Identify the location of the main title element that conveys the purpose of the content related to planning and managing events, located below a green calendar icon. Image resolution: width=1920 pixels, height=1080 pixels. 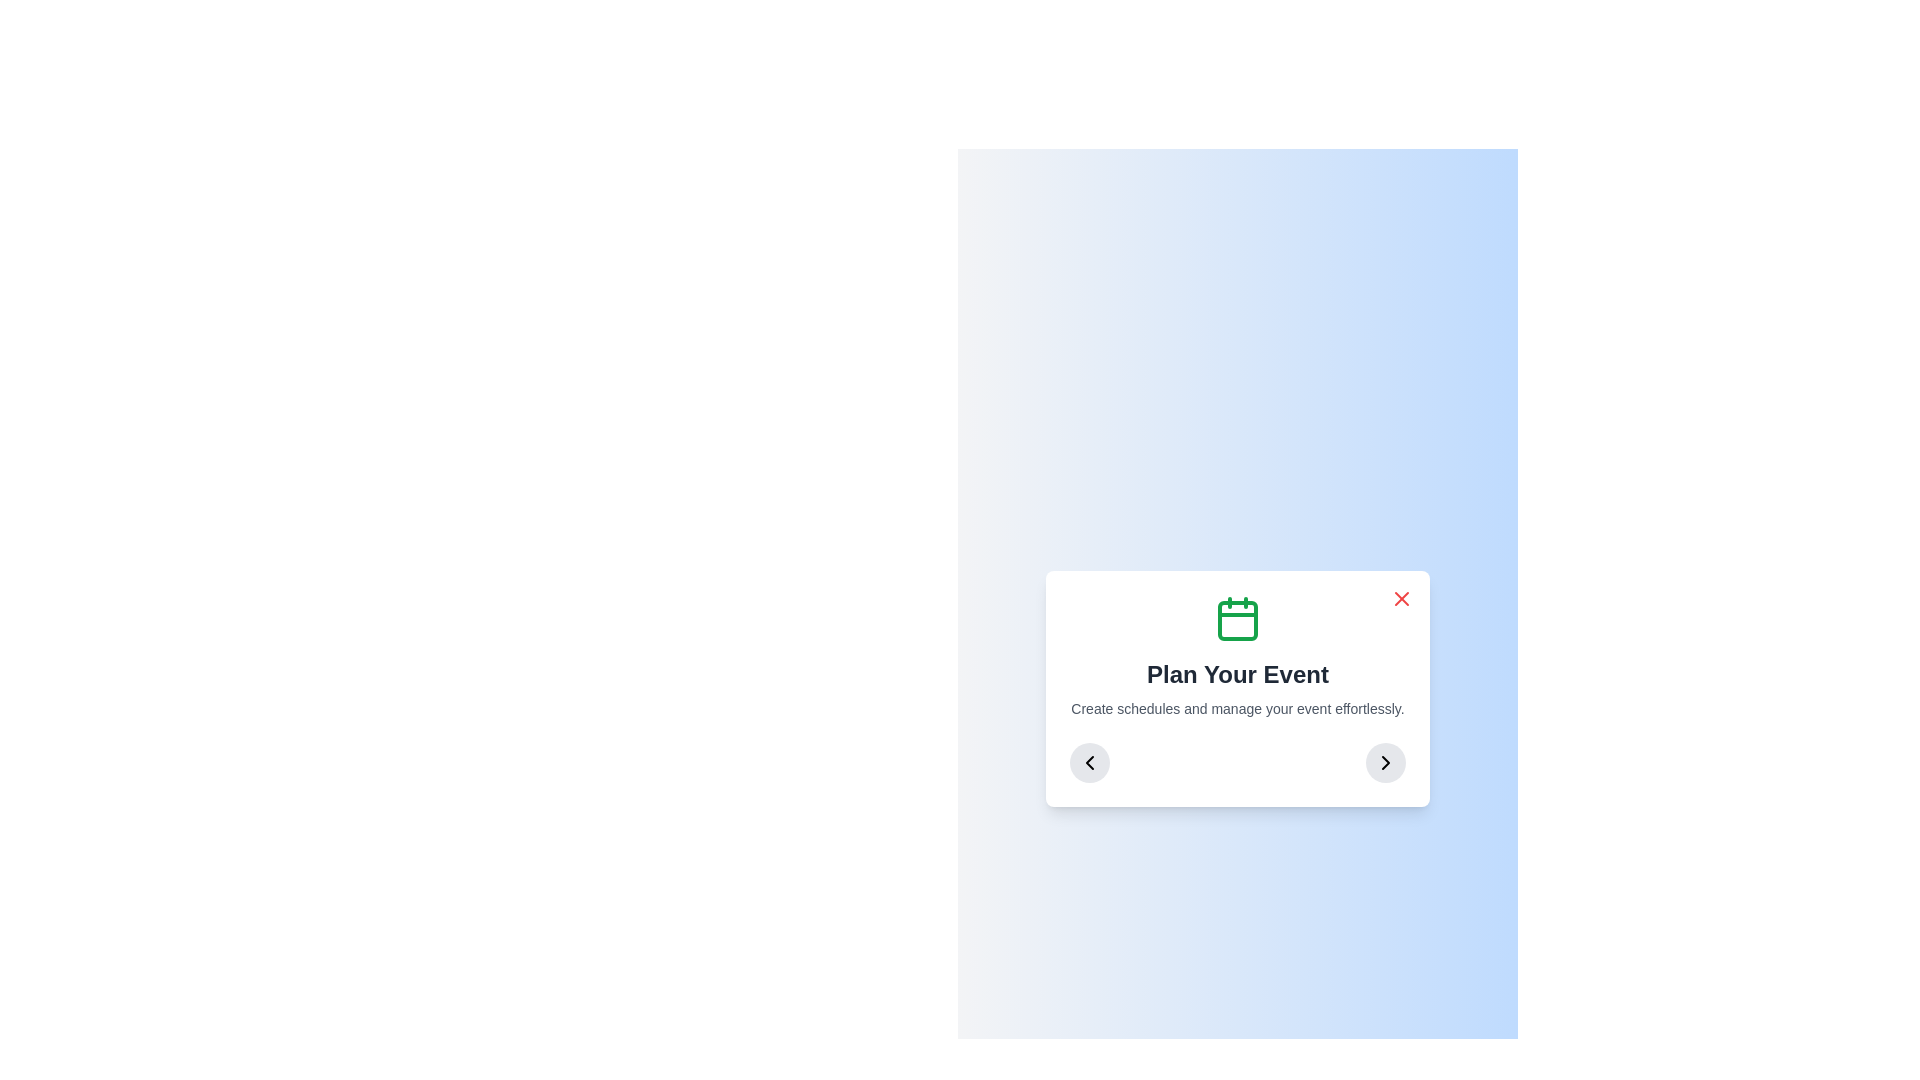
(1237, 675).